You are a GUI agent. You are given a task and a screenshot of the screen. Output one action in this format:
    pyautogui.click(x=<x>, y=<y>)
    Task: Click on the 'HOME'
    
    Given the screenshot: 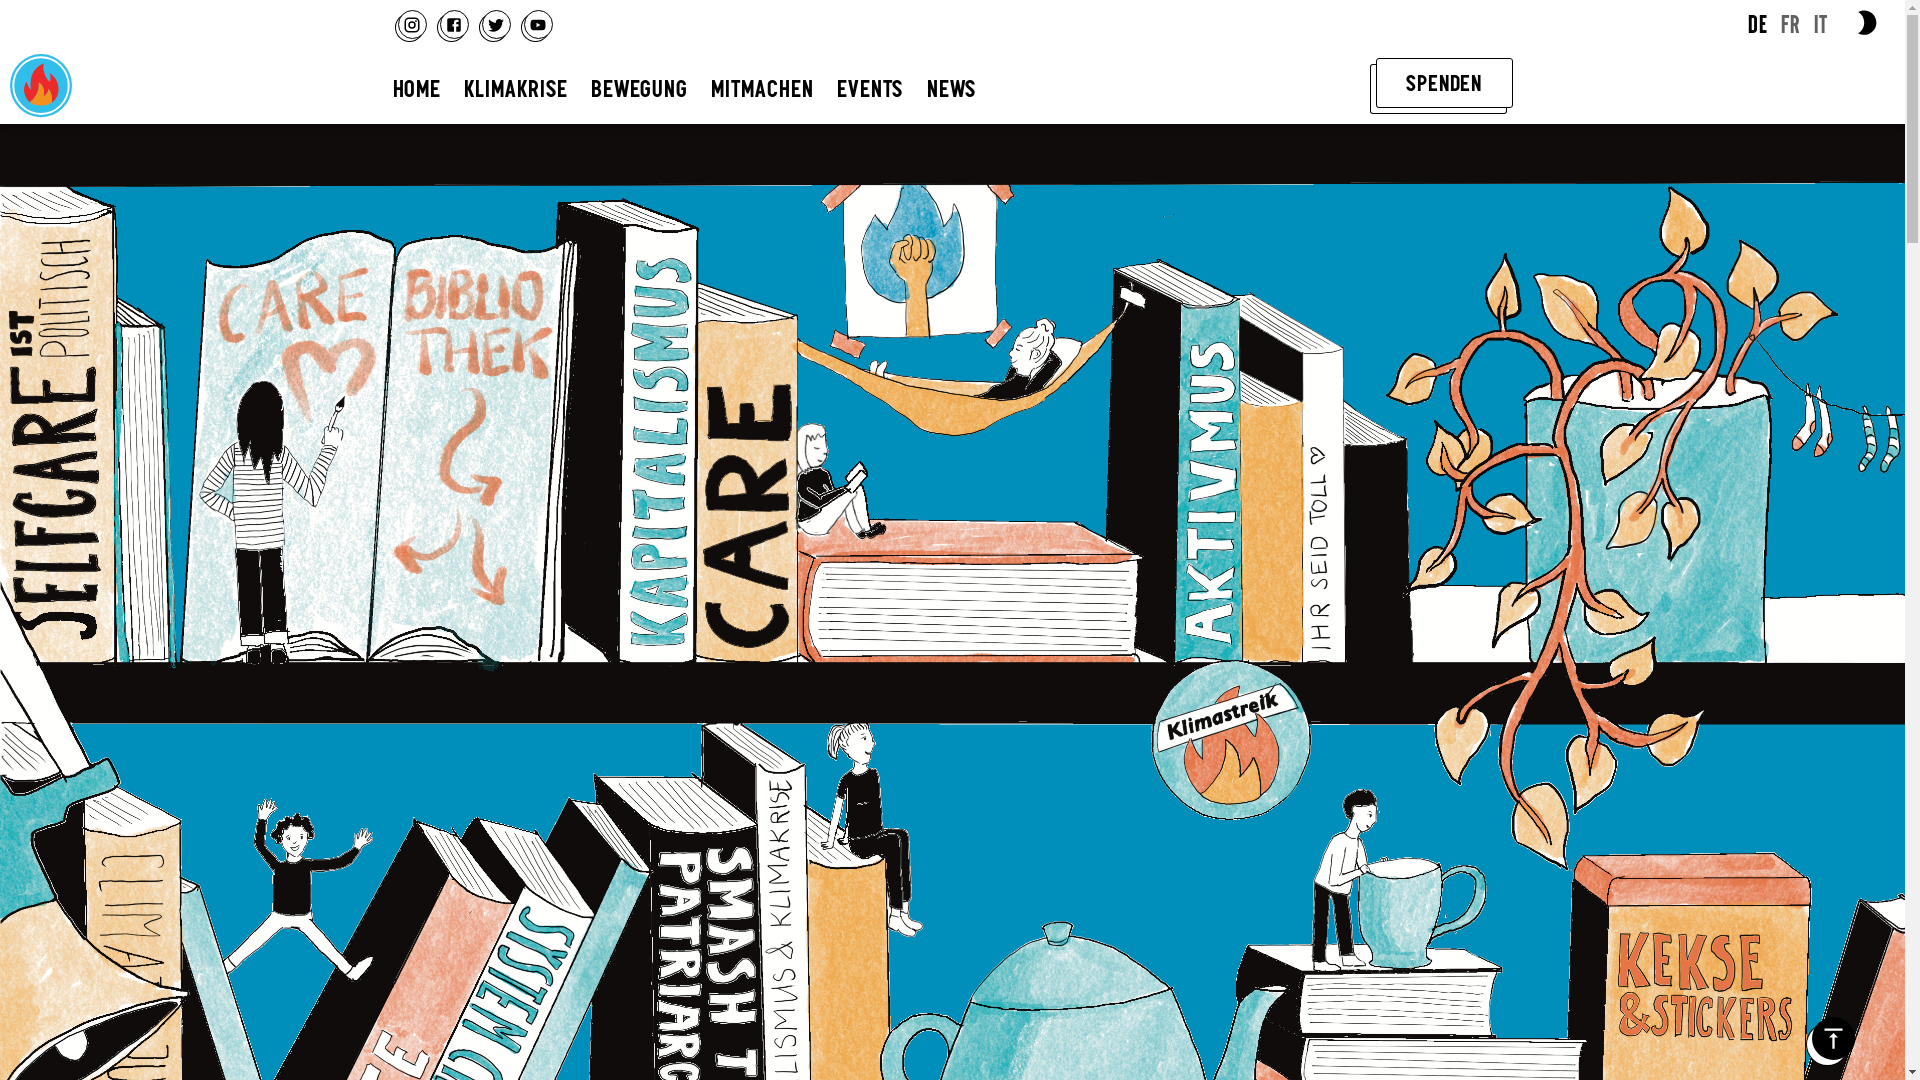 What is the action you would take?
    pyautogui.click(x=415, y=86)
    